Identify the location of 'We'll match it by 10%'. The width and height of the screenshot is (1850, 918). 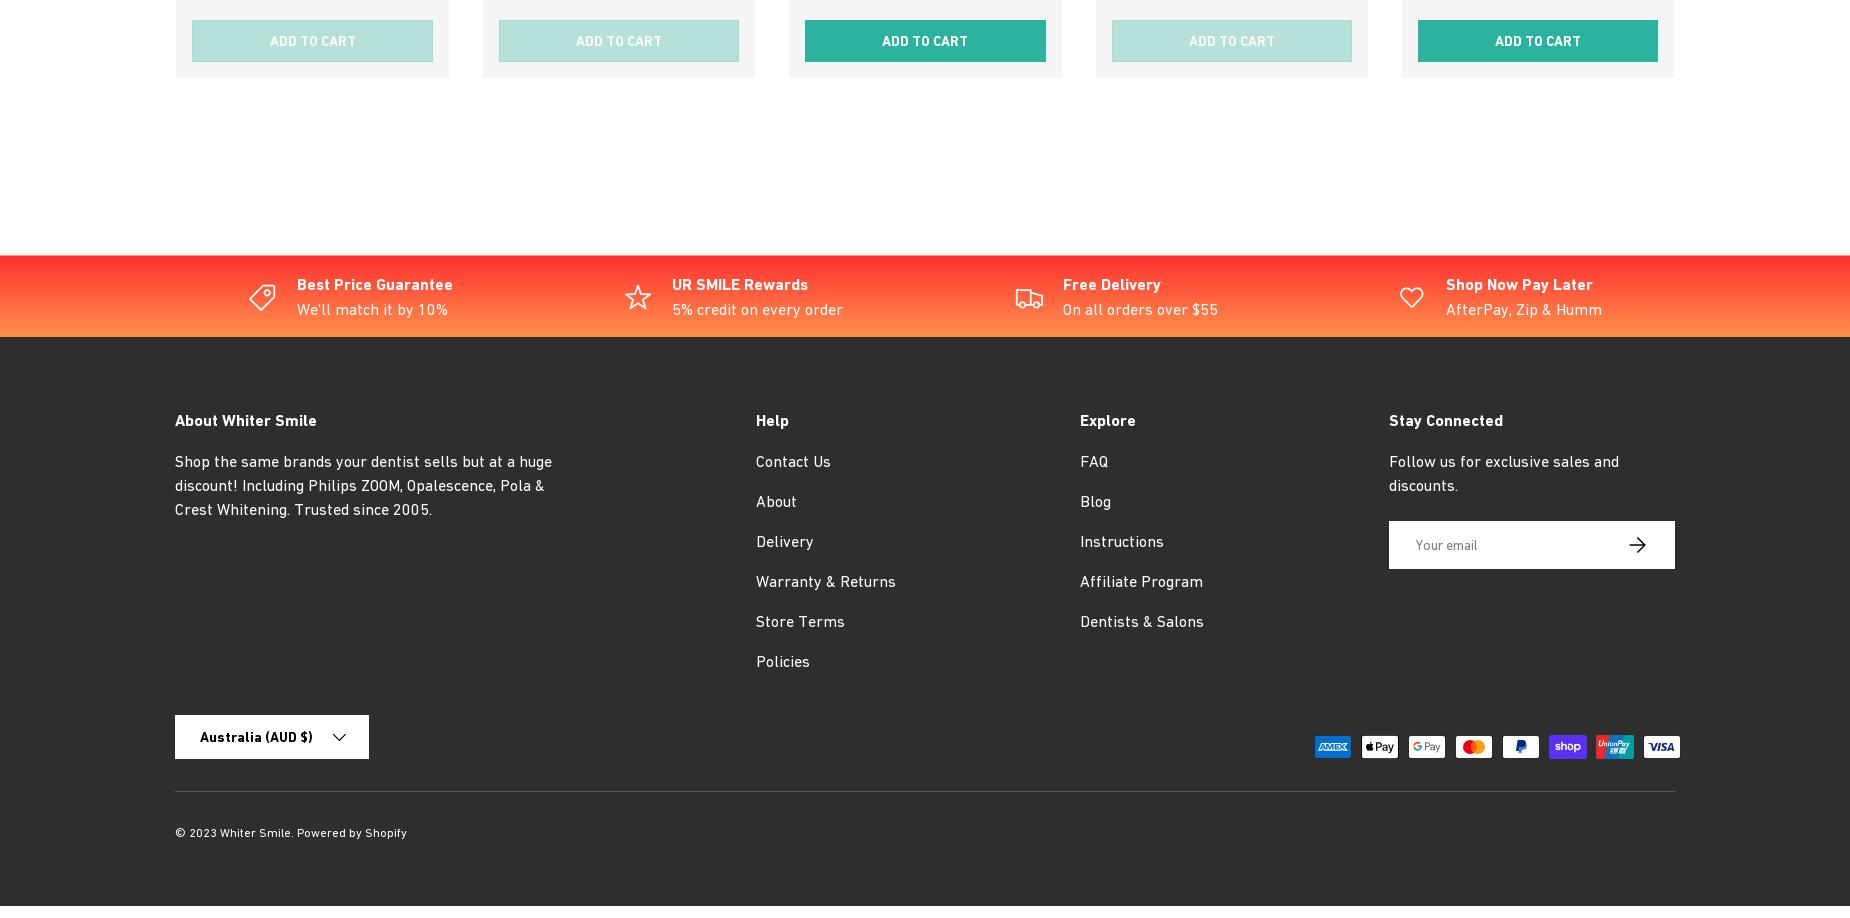
(295, 308).